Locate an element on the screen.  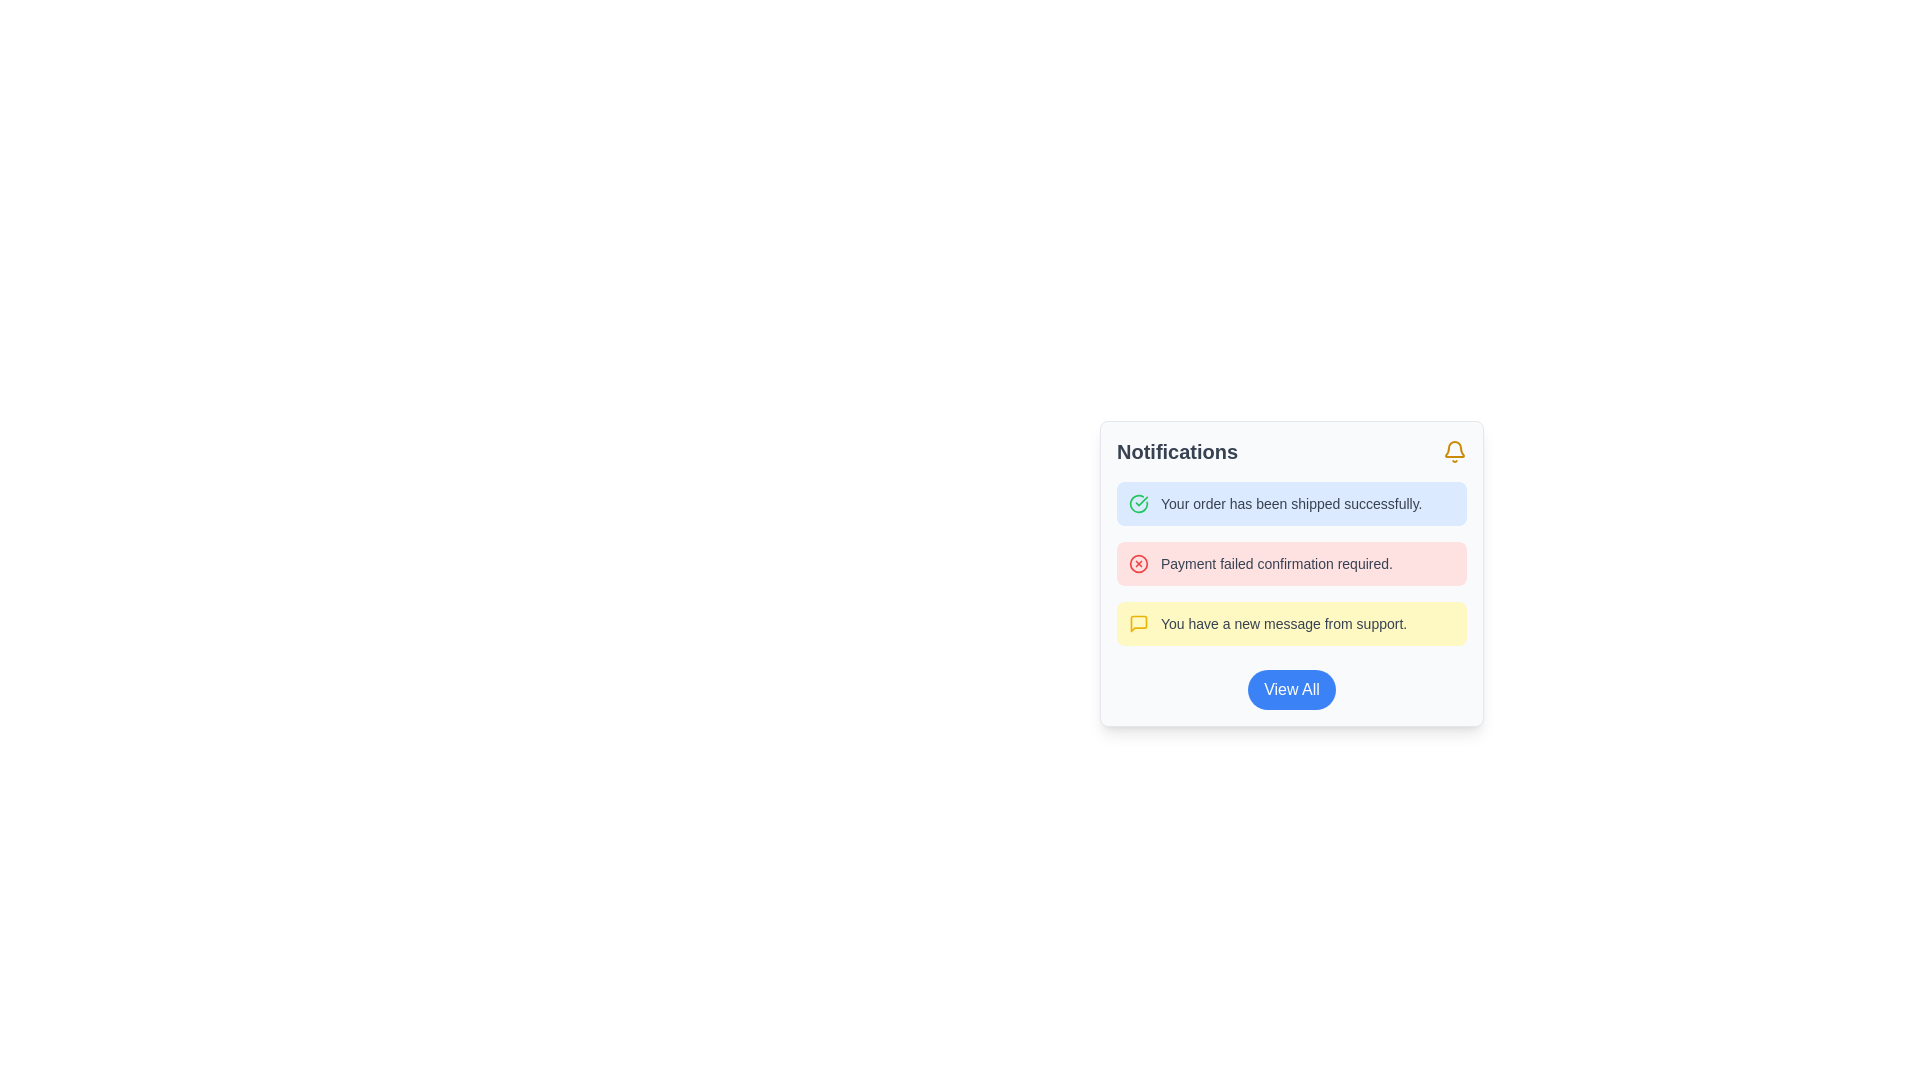
the text label displaying 'Your order has been shipped successfully.' located in a highlighted notification card at the top of the notification list is located at coordinates (1291, 503).